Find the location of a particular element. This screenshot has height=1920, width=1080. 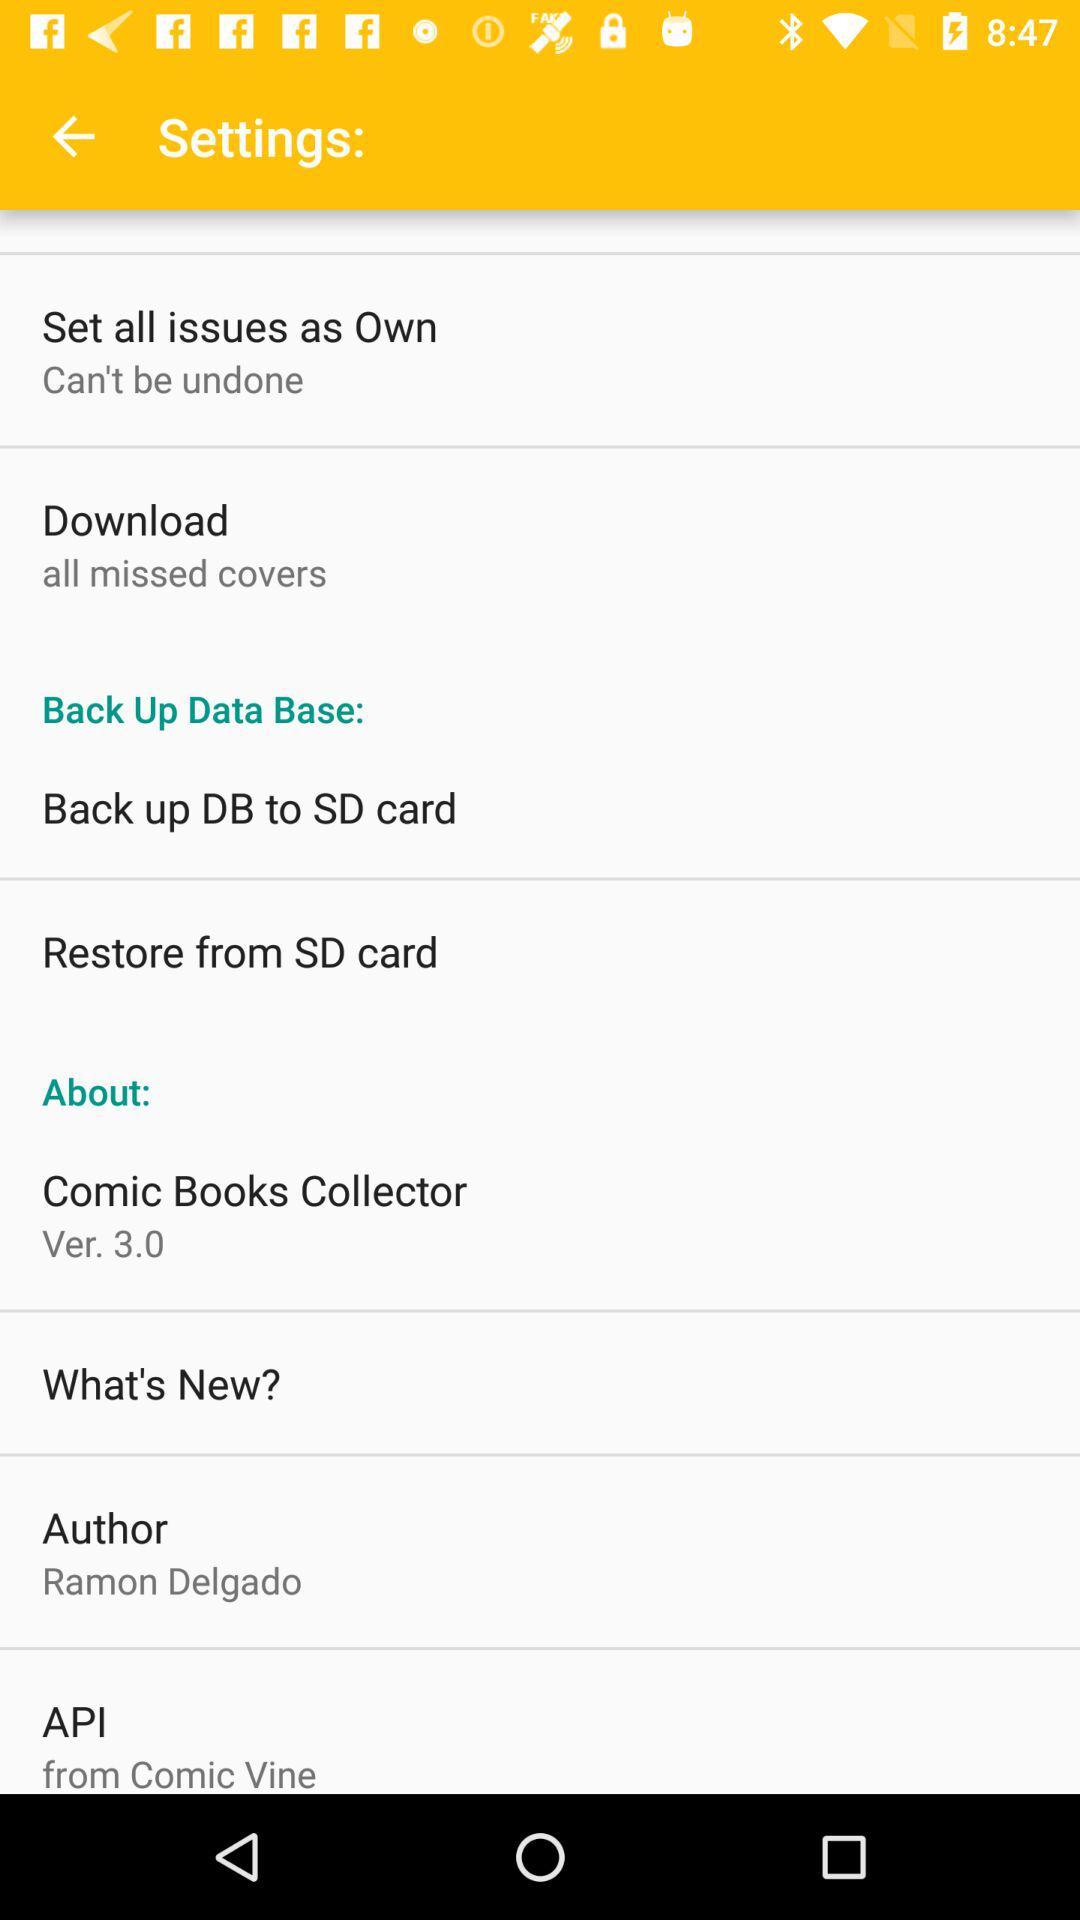

item above can t be icon is located at coordinates (238, 325).